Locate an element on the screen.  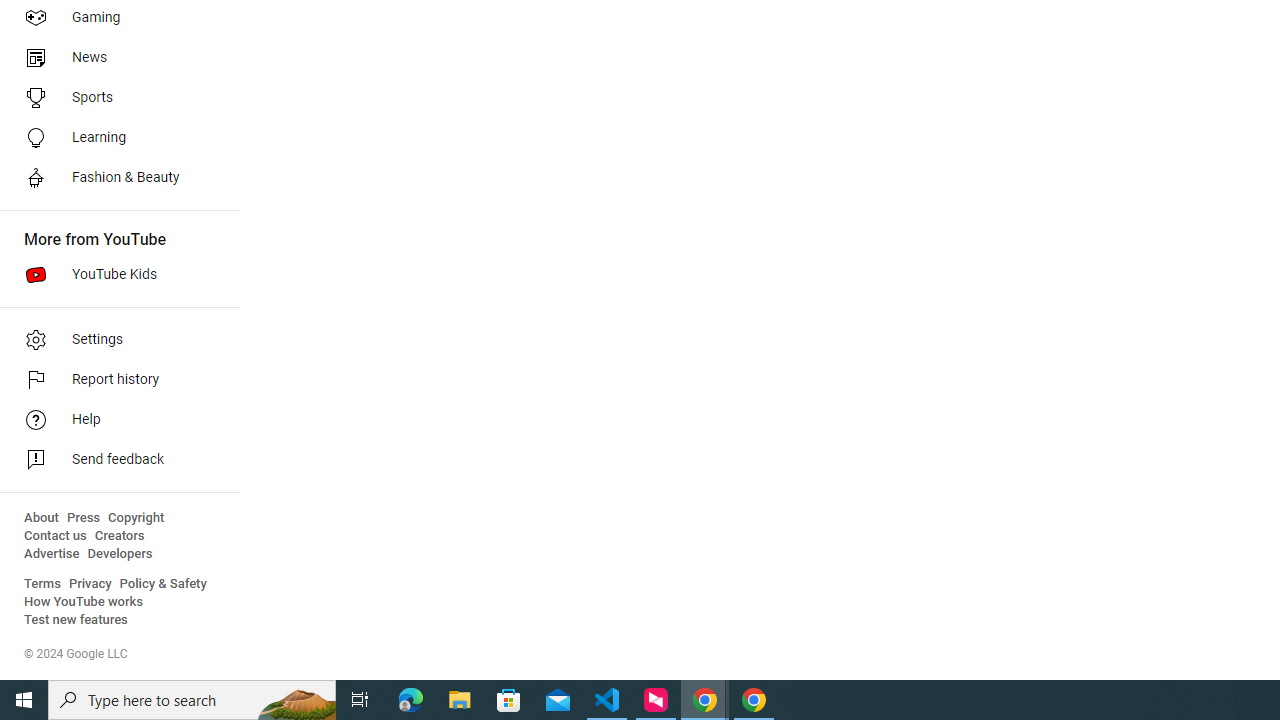
'Press' is located at coordinates (82, 517).